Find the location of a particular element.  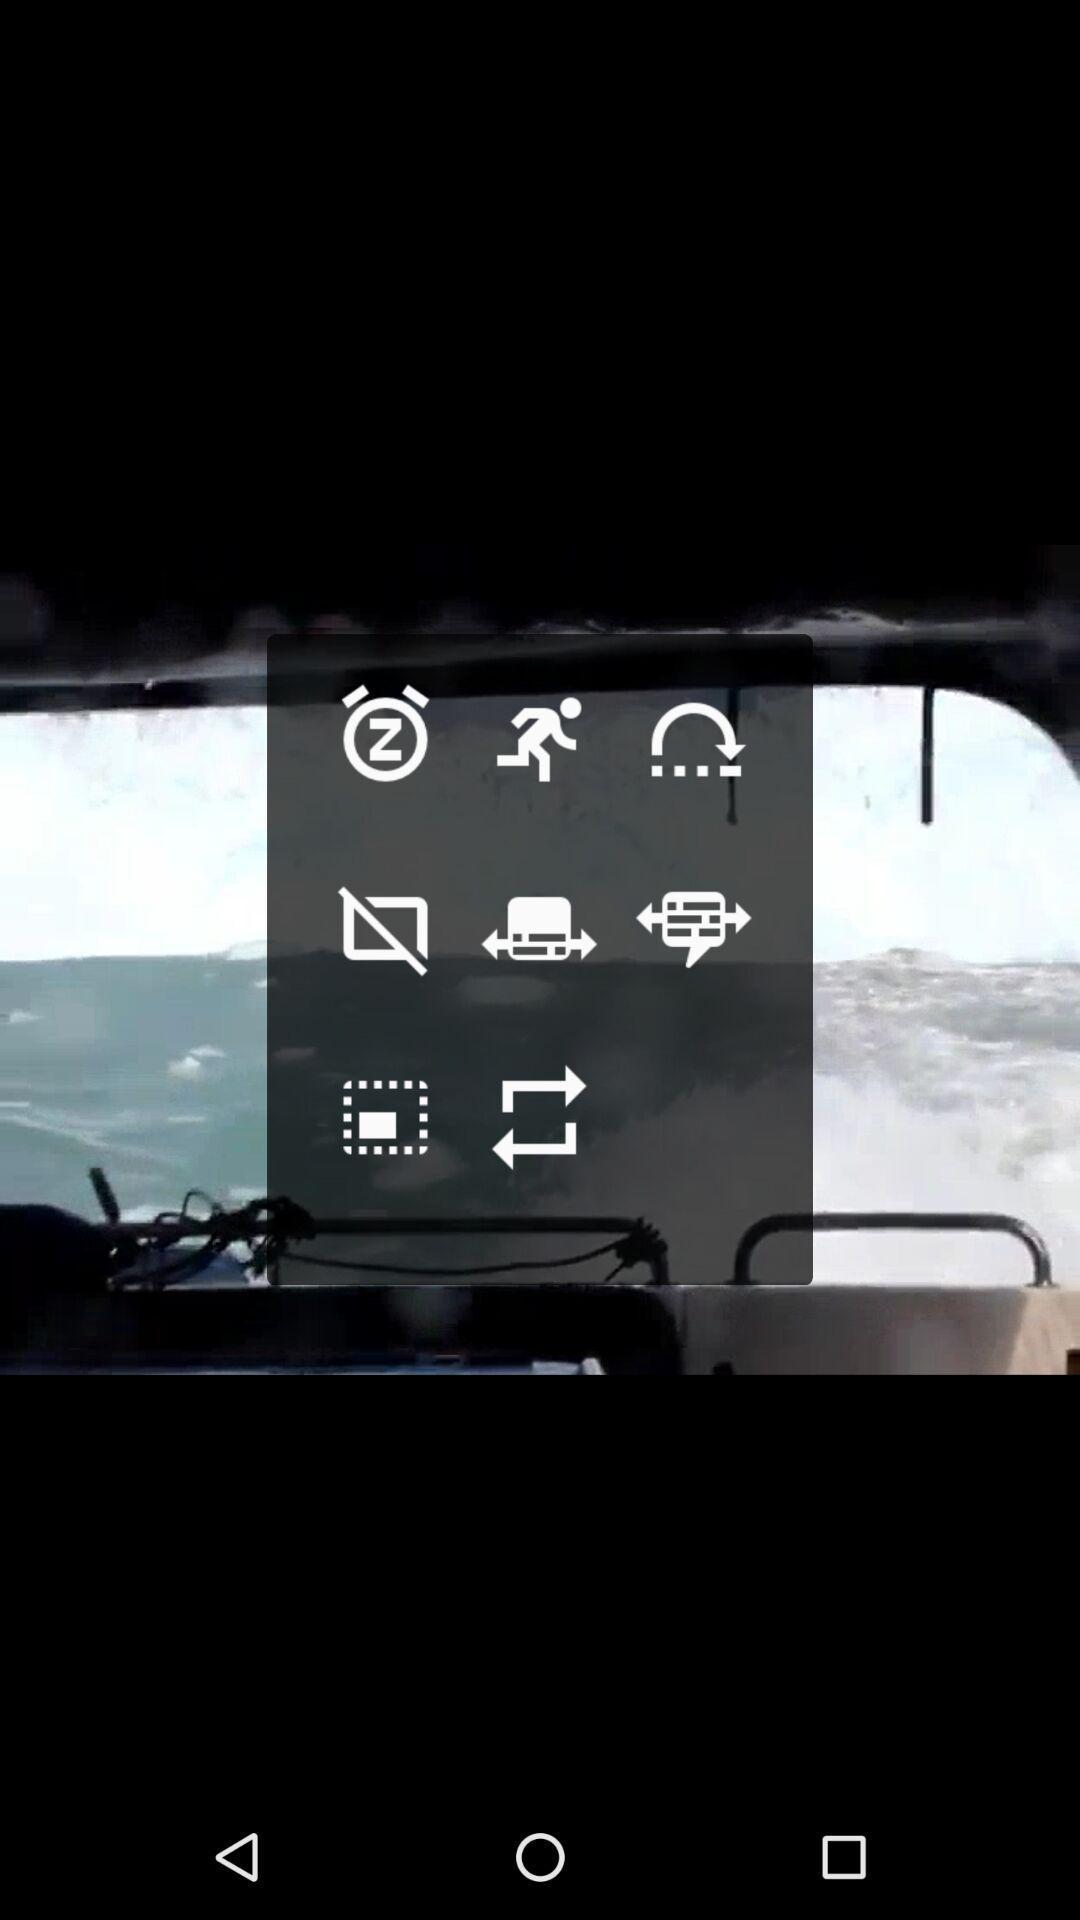

set alarm clock is located at coordinates (385, 770).